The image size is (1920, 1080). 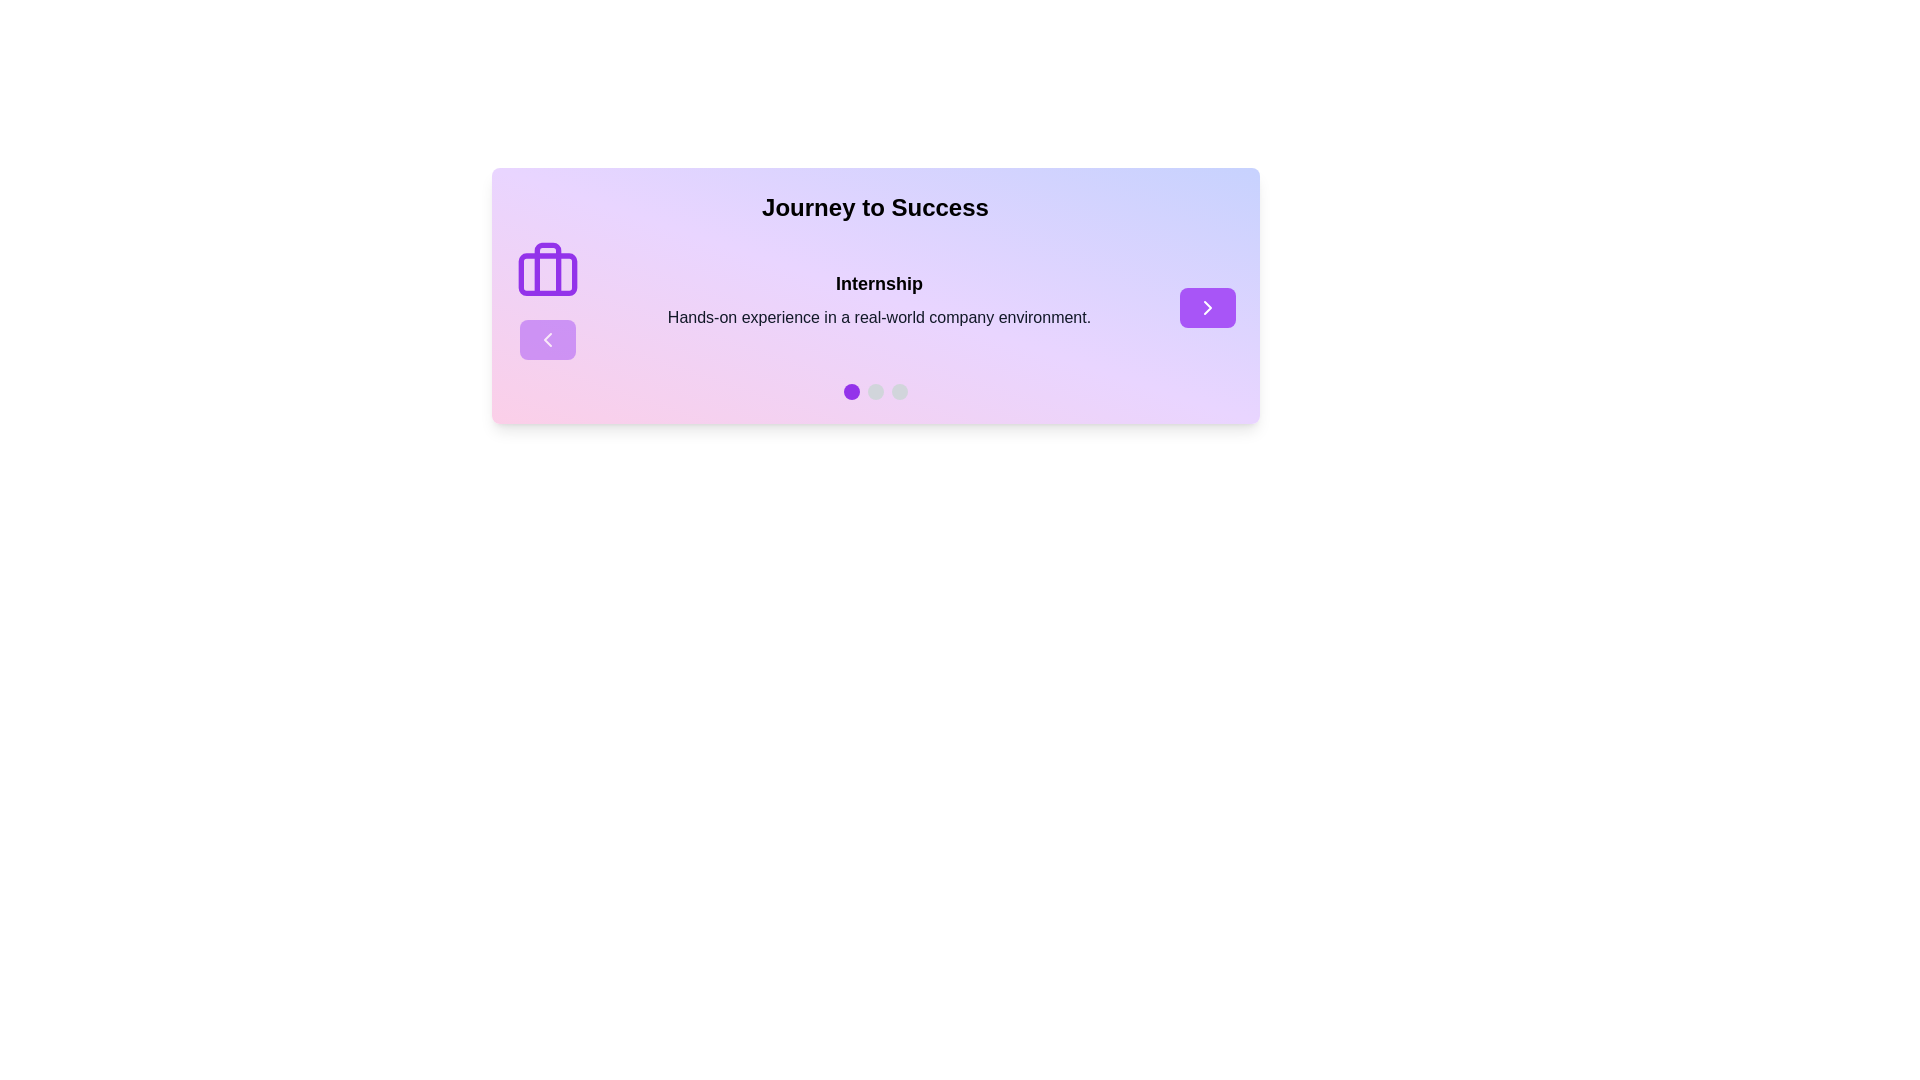 I want to click on the vertical rectangular handle element outlined in purple, located at the center of the briefcase icon on the left side of the card element, so click(x=547, y=268).